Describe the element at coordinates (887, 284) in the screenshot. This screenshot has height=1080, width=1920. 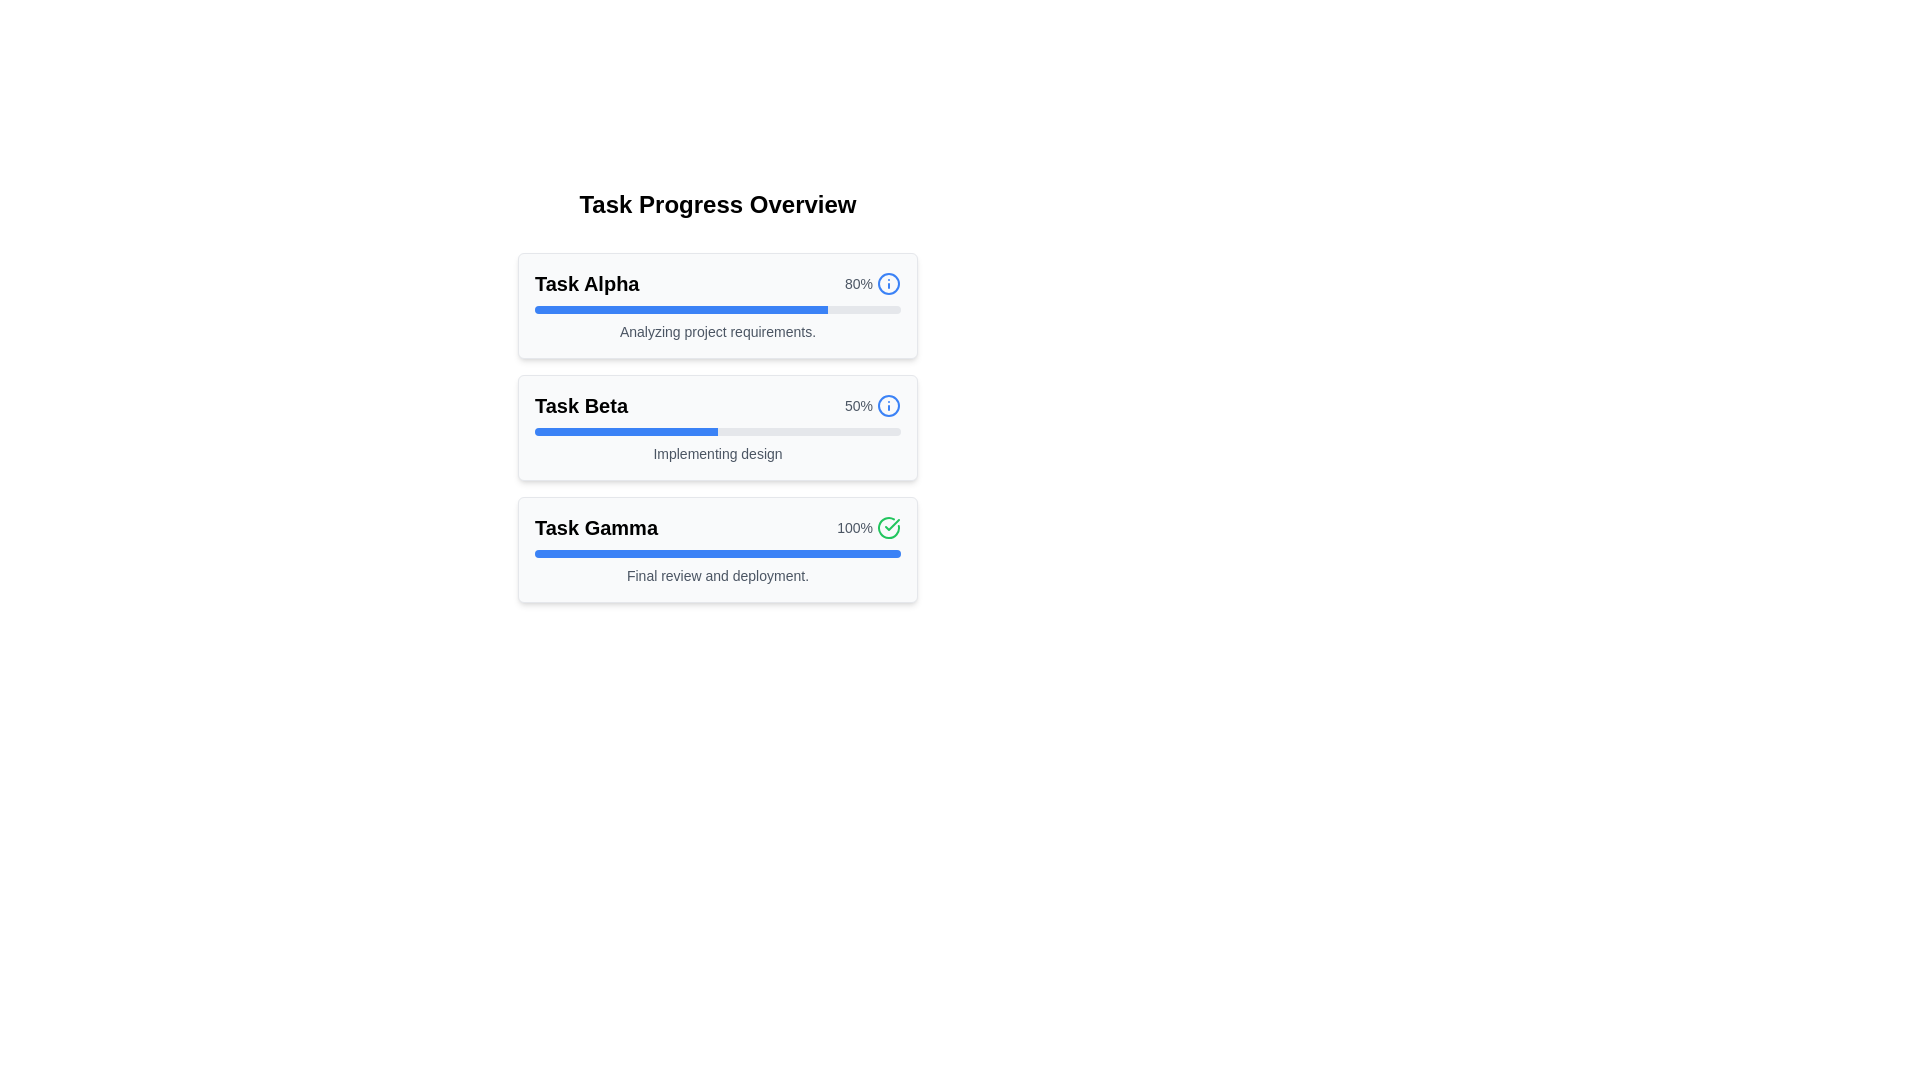
I see `the circular element in the SVG graphic that represents a node or marker, located near the task information labeled 'Task Beta' in the second row` at that location.